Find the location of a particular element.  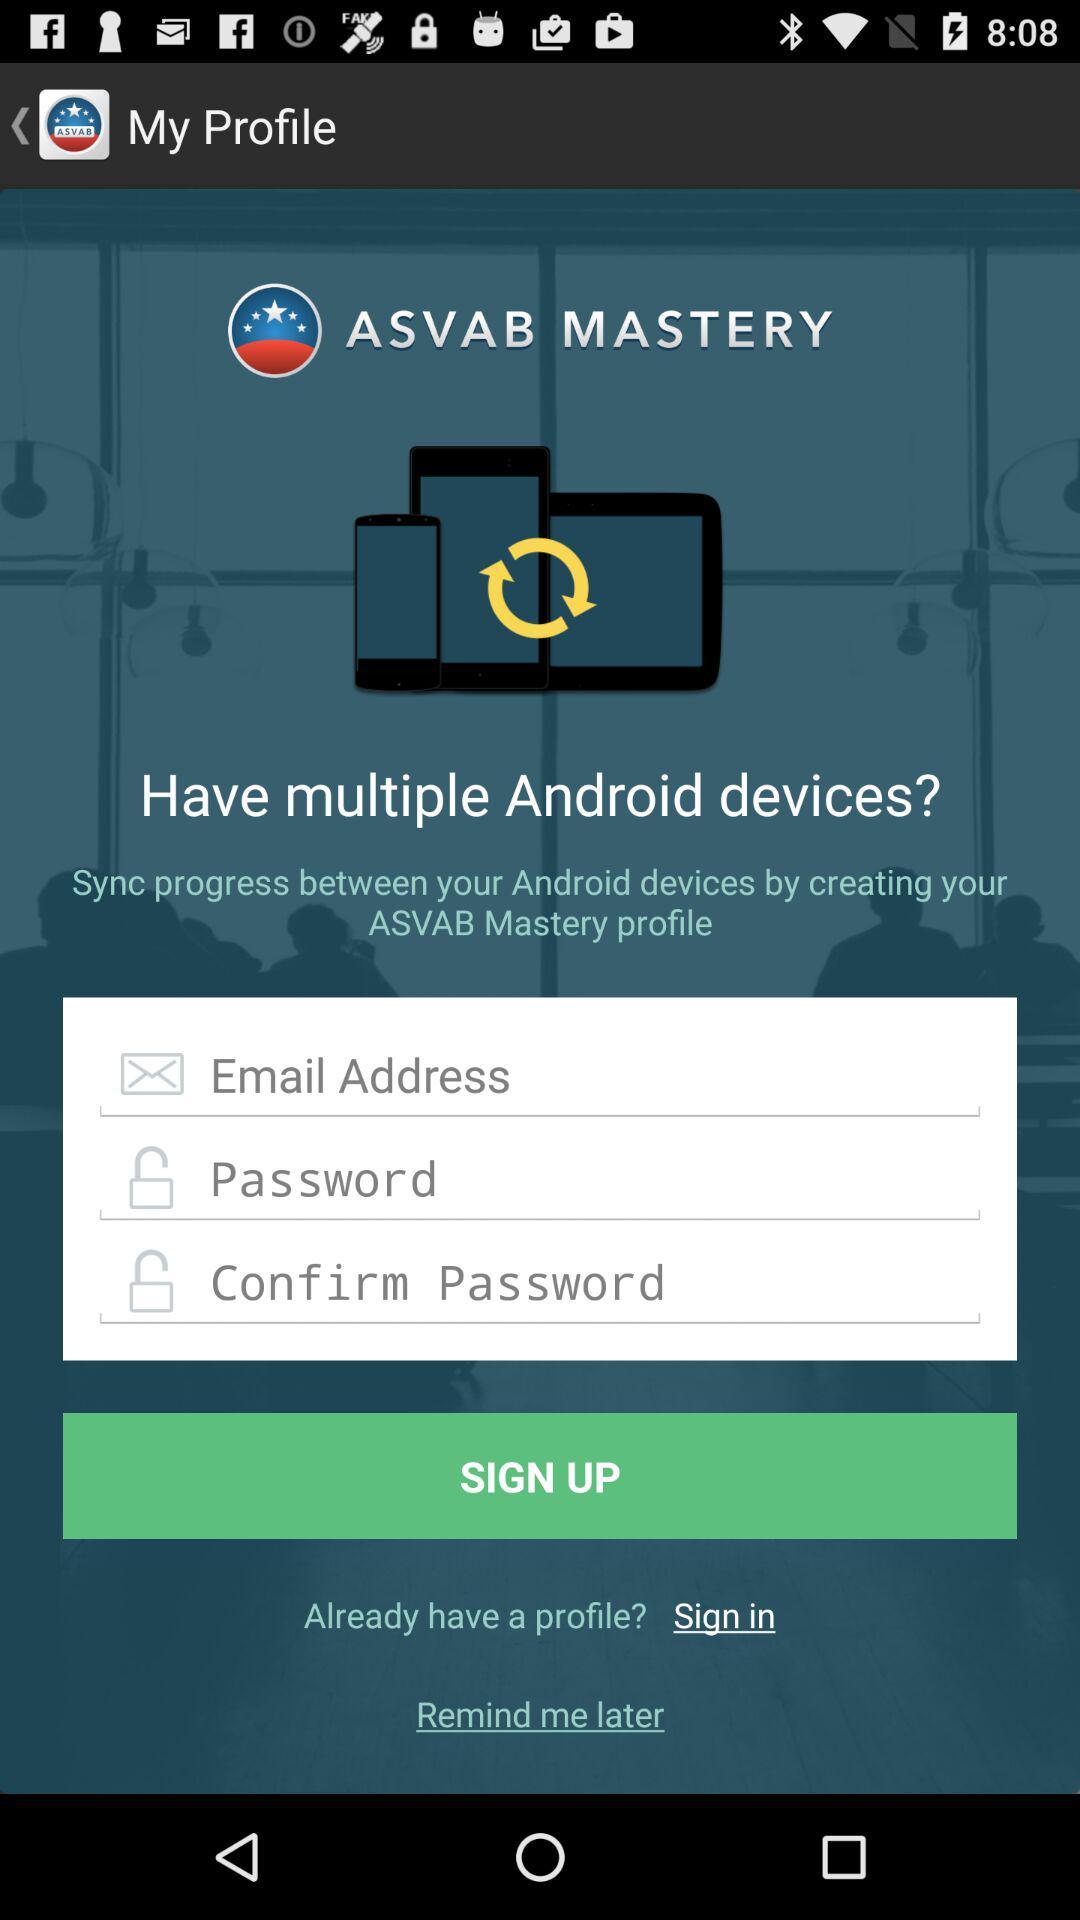

sign up icon is located at coordinates (540, 1475).